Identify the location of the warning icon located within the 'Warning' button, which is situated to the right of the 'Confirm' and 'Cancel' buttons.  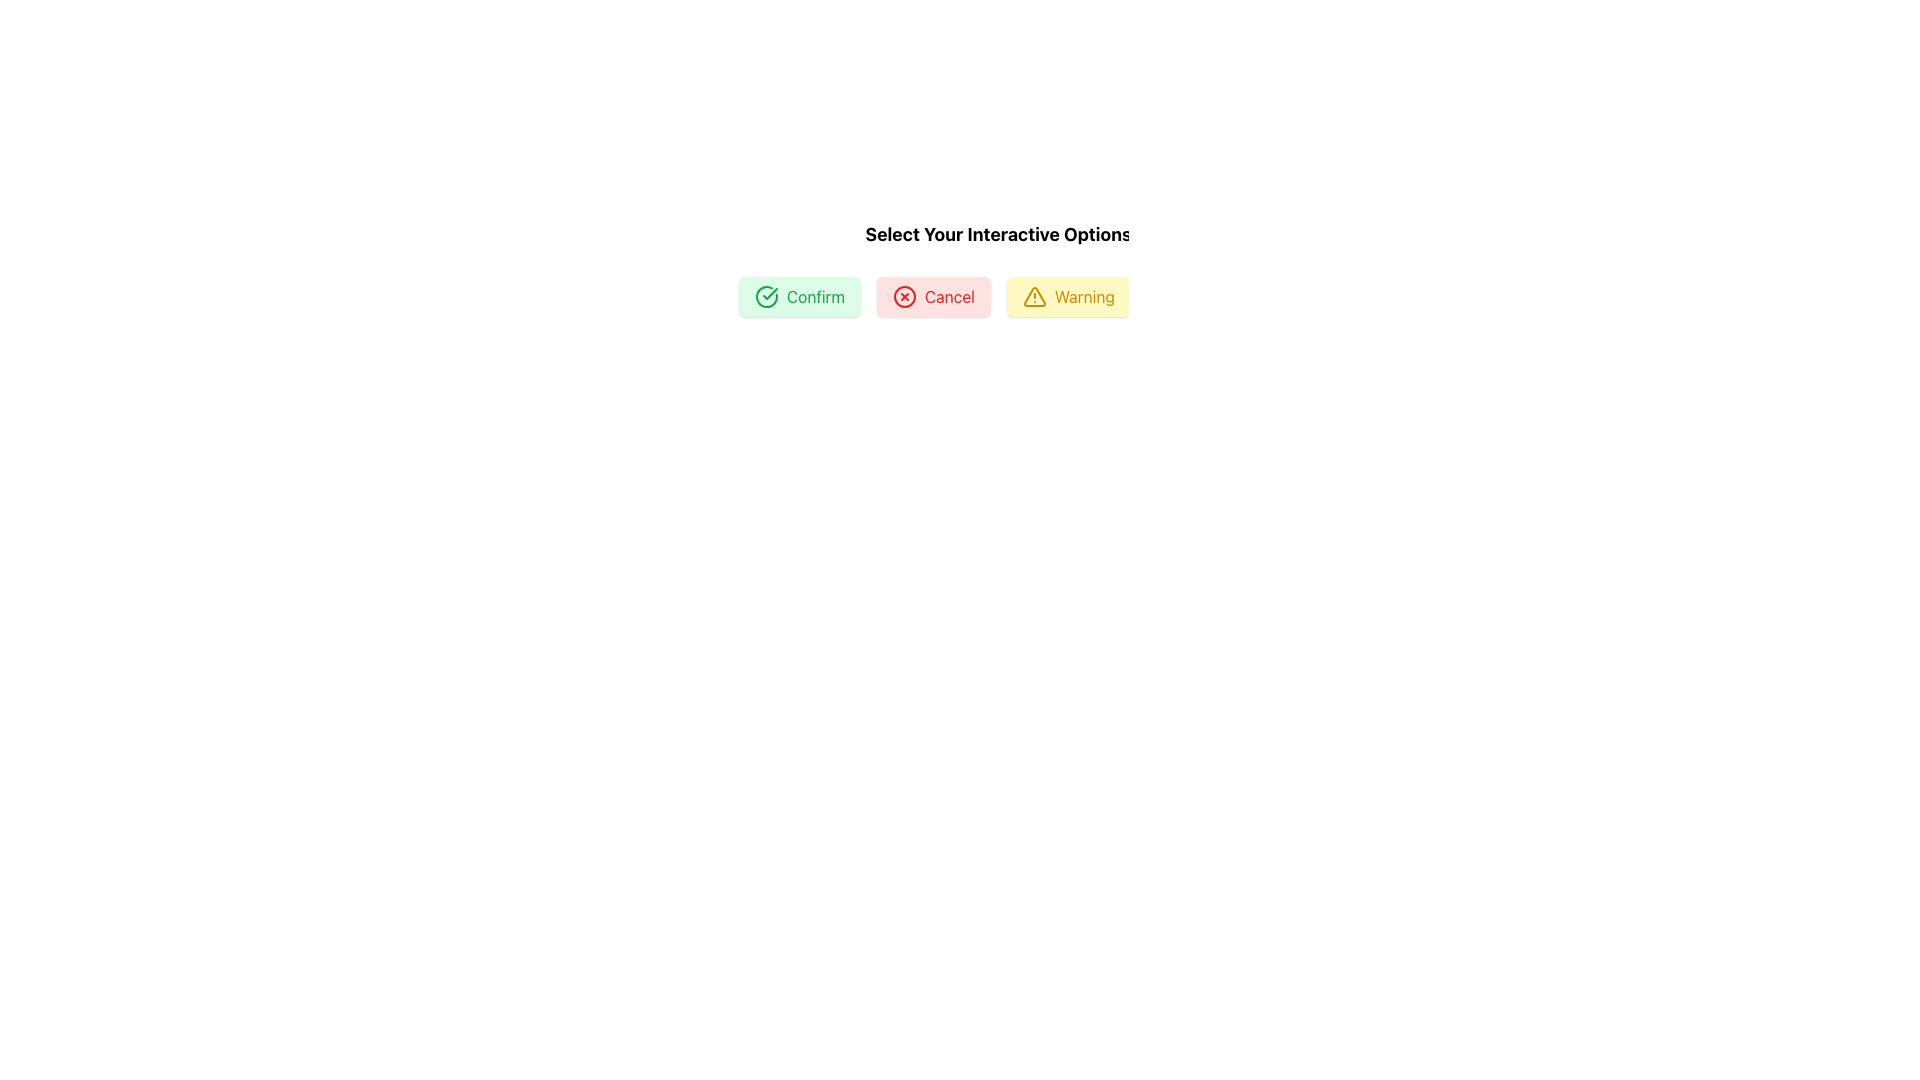
(1034, 297).